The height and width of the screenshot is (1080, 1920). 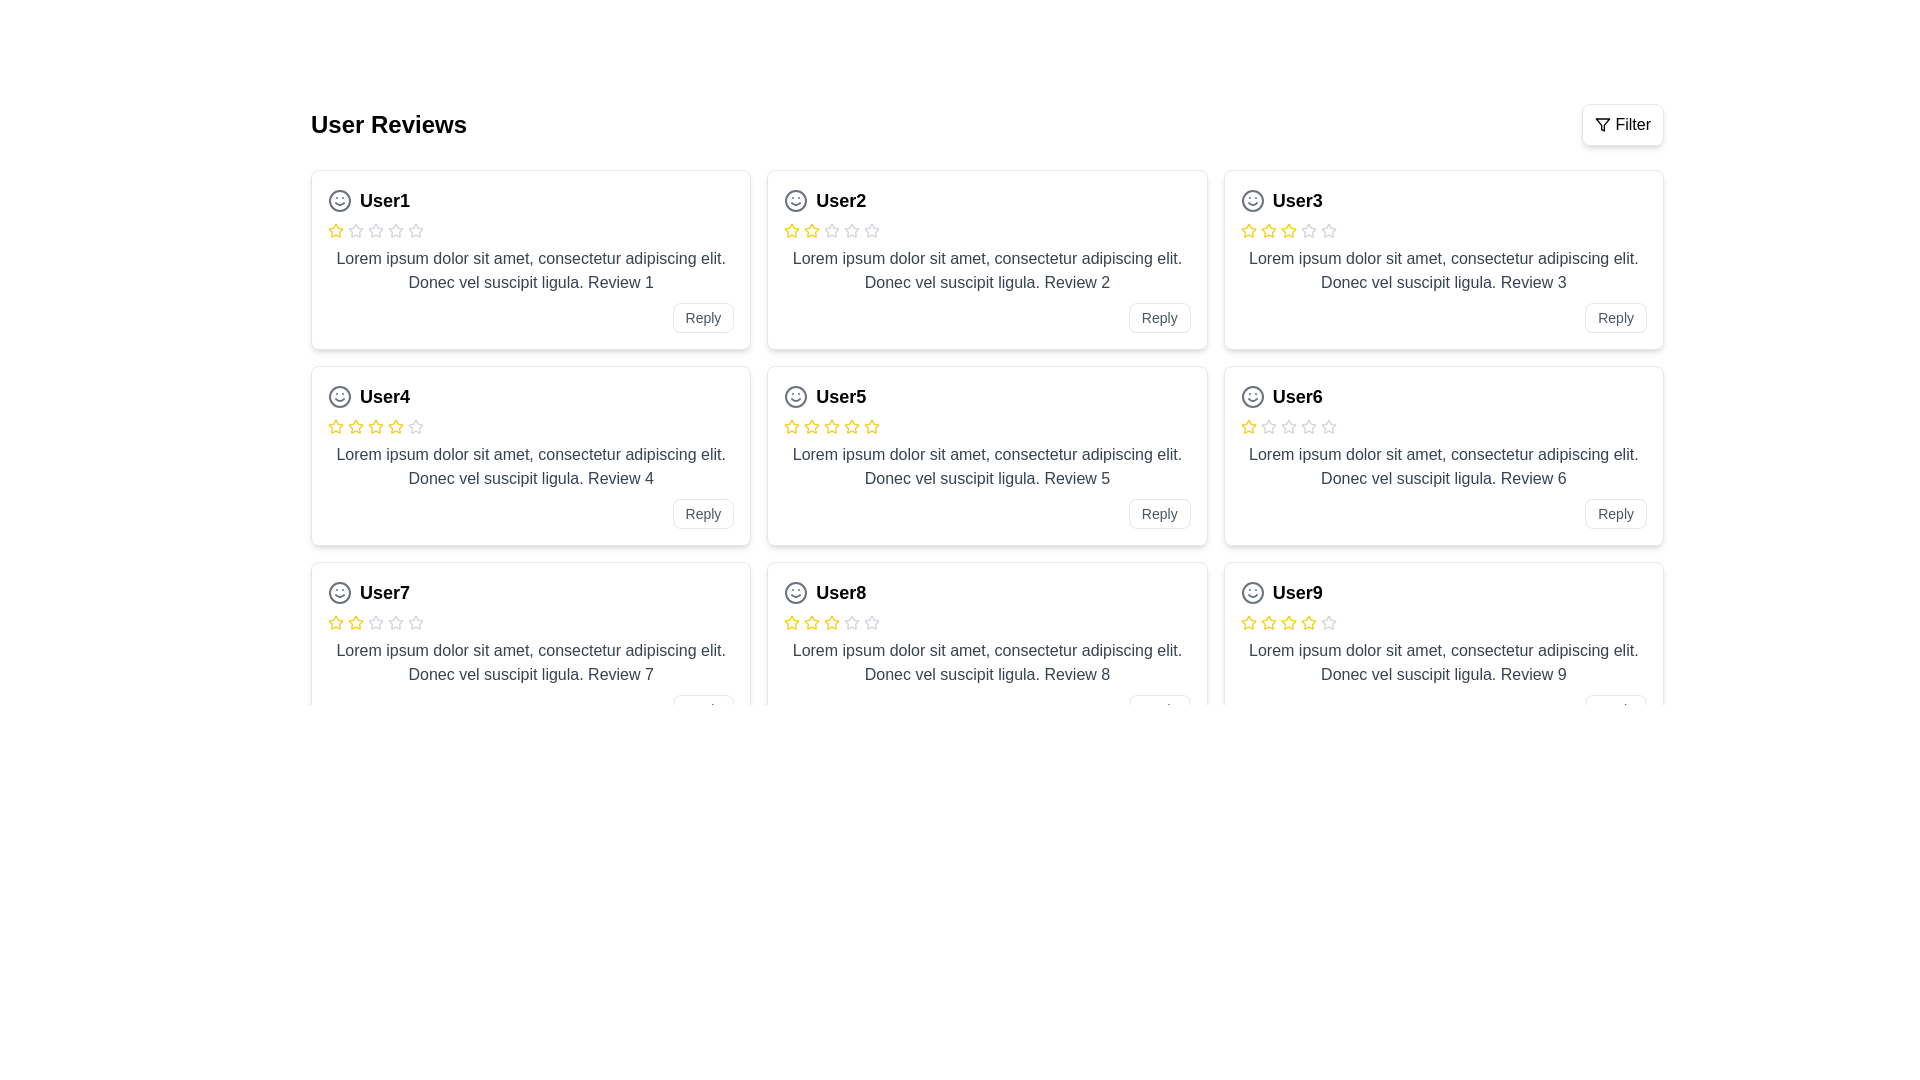 What do you see at coordinates (336, 229) in the screenshot?
I see `the first star icon in the rating system for User1's review, which allows users to provide feedback by selecting a rating` at bounding box center [336, 229].